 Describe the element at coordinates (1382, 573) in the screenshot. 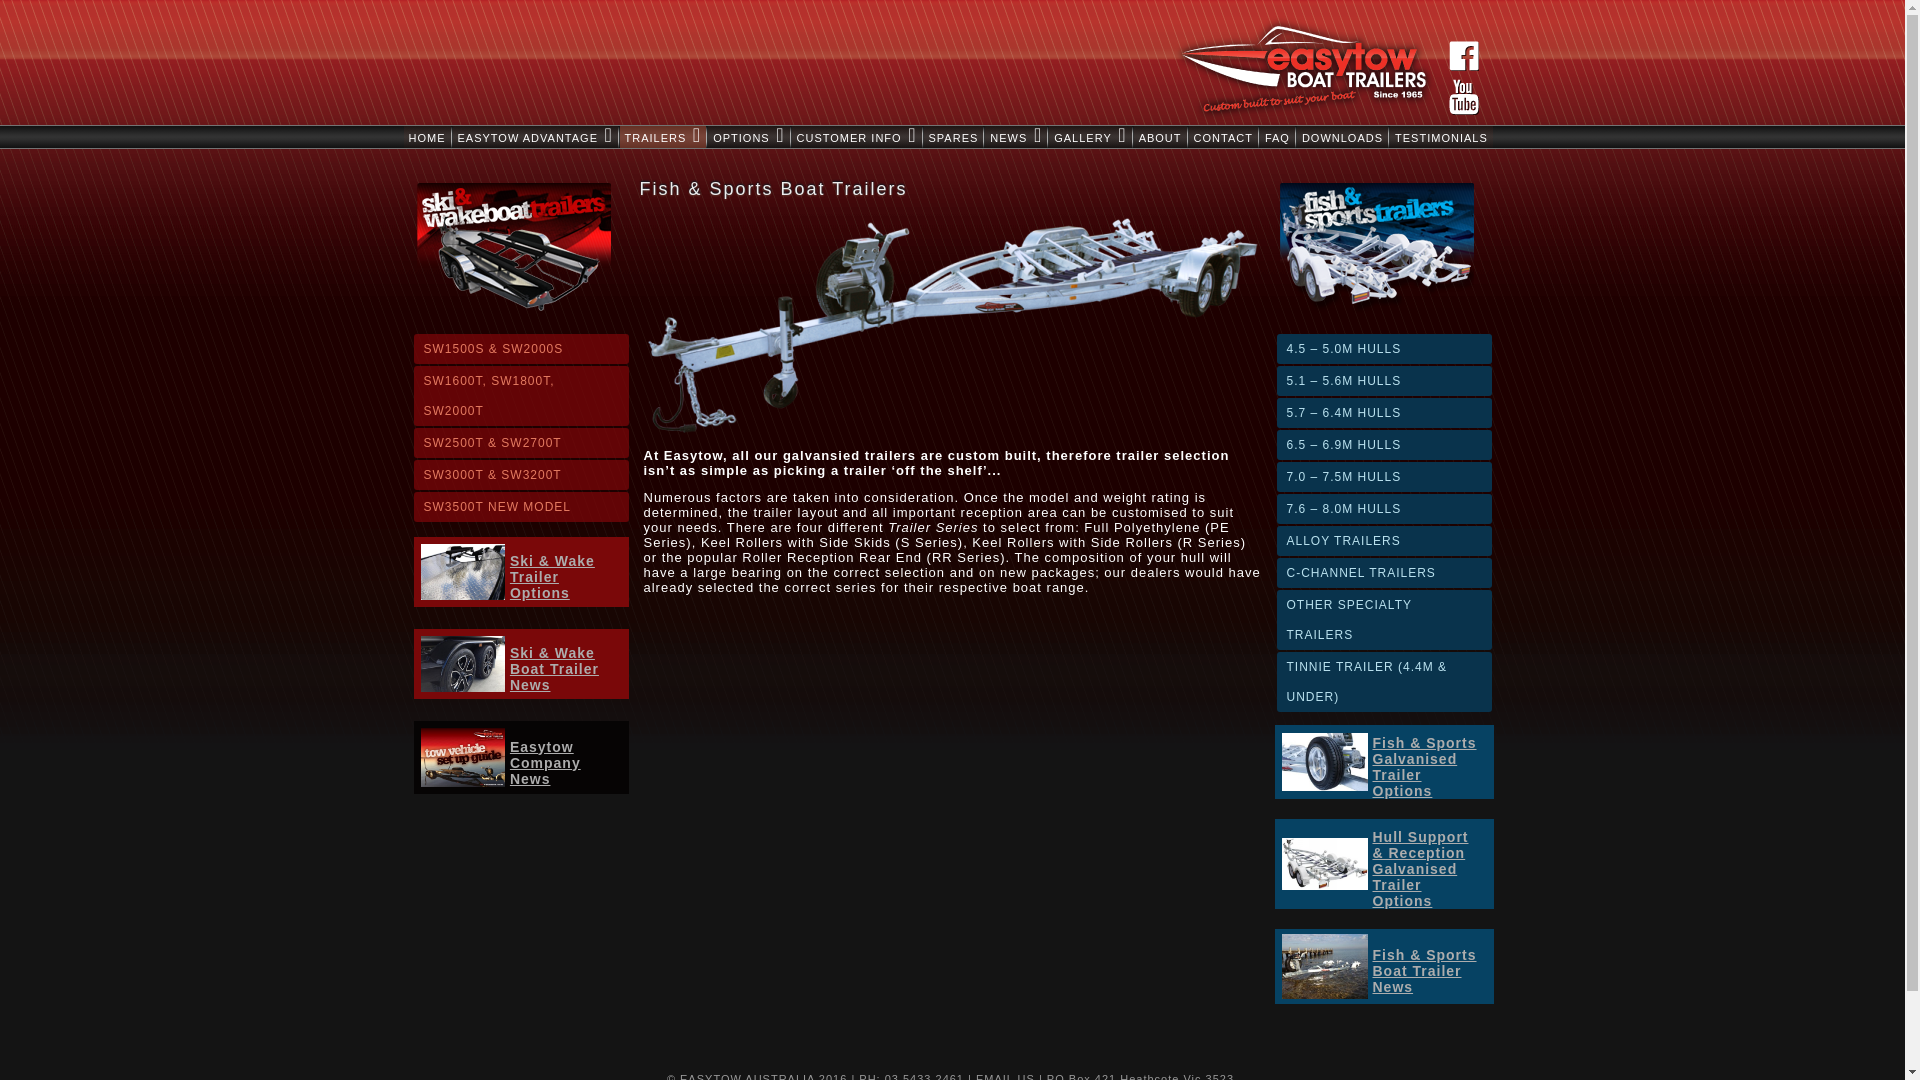

I see `'C-CHANNEL TRAILERS'` at that location.